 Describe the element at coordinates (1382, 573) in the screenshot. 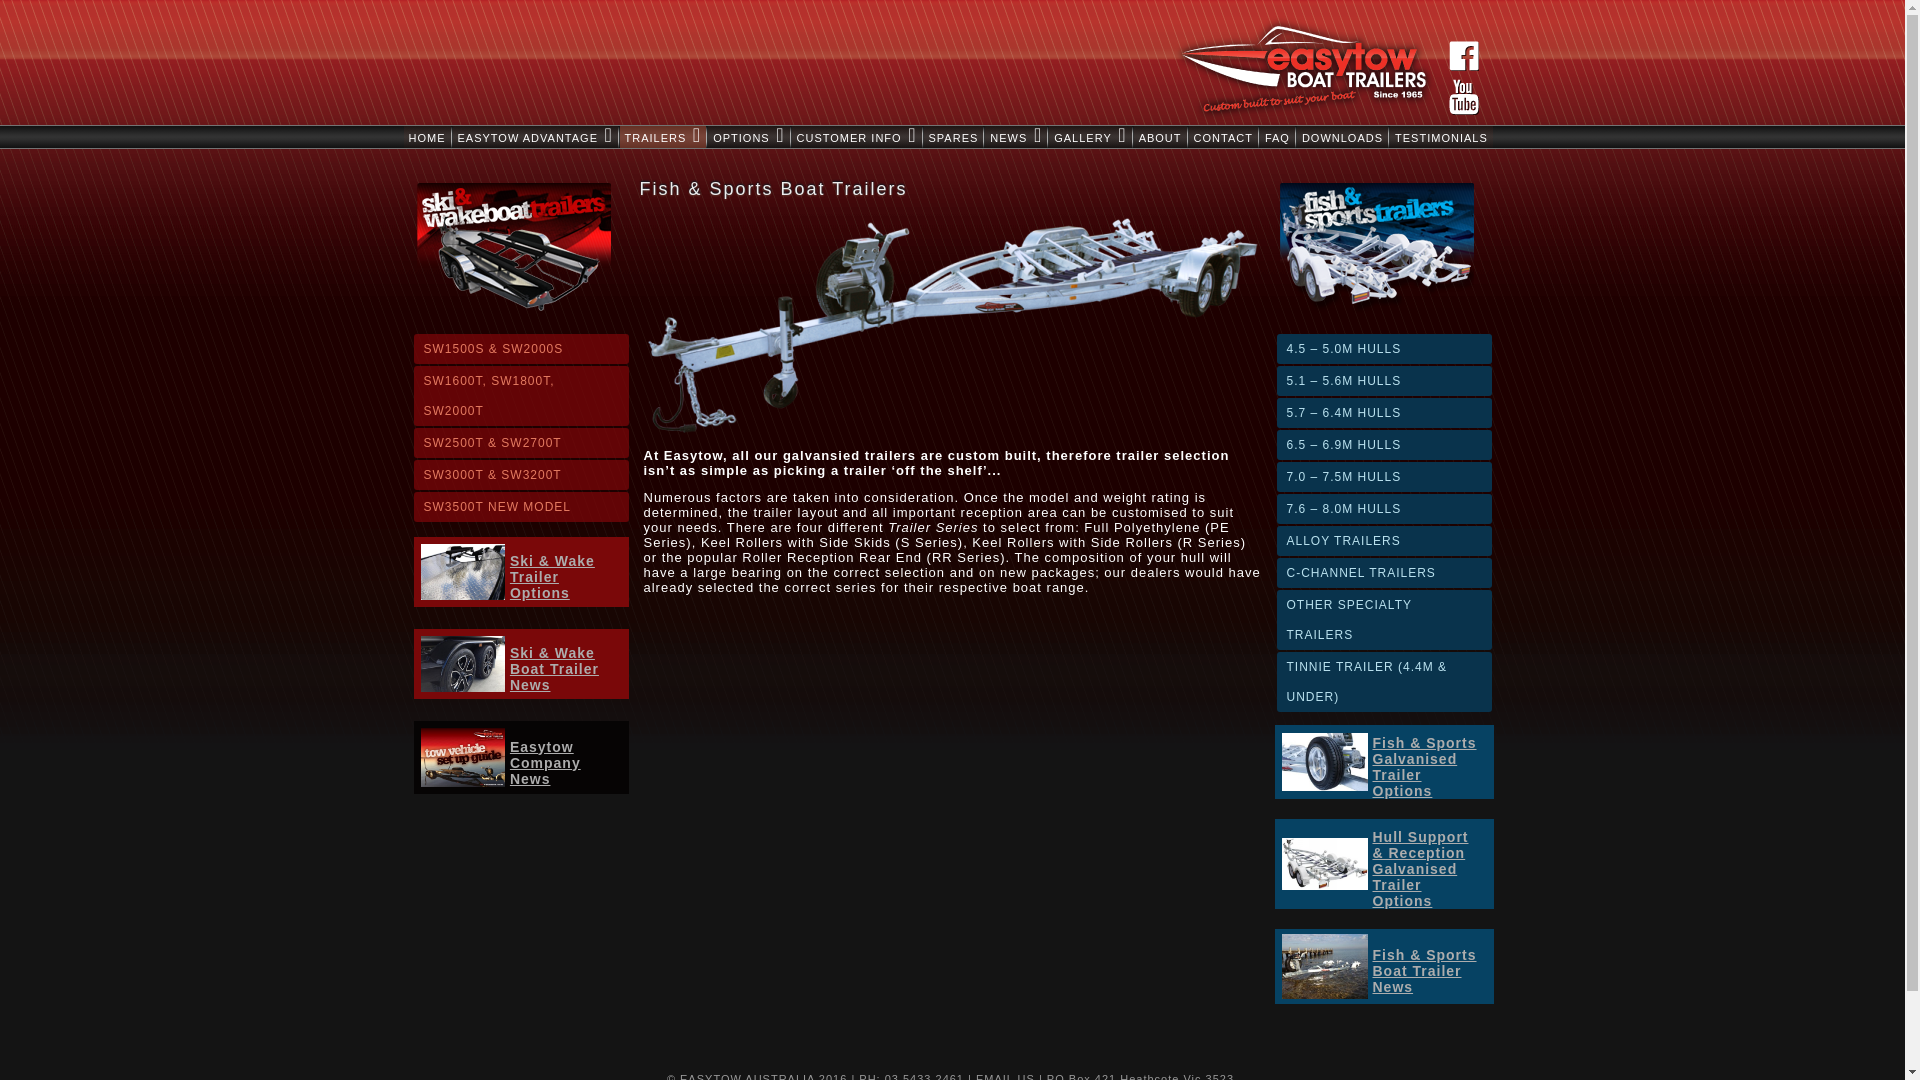

I see `'C-CHANNEL TRAILERS'` at that location.